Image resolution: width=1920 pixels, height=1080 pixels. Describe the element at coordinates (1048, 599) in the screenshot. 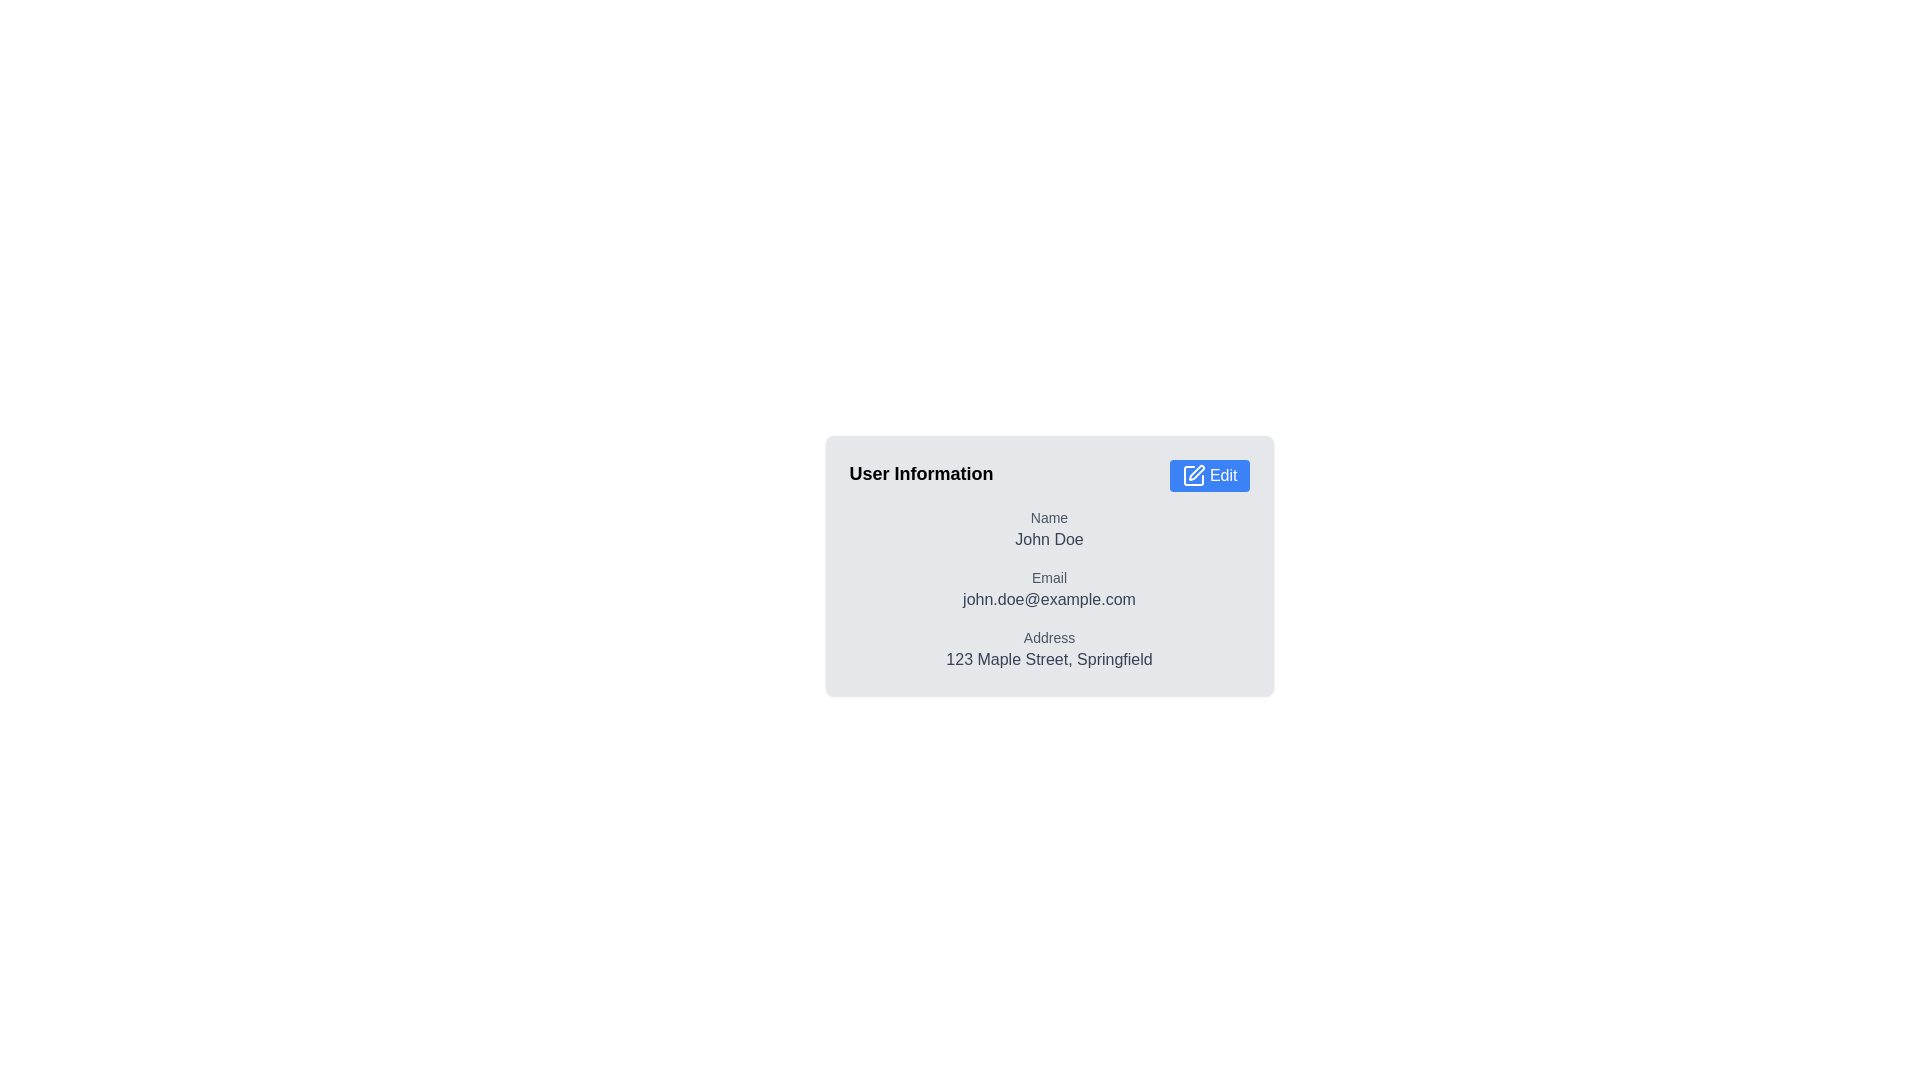

I see `the email address displayed below the 'Email' label, which serves as part of the user's contact information` at that location.